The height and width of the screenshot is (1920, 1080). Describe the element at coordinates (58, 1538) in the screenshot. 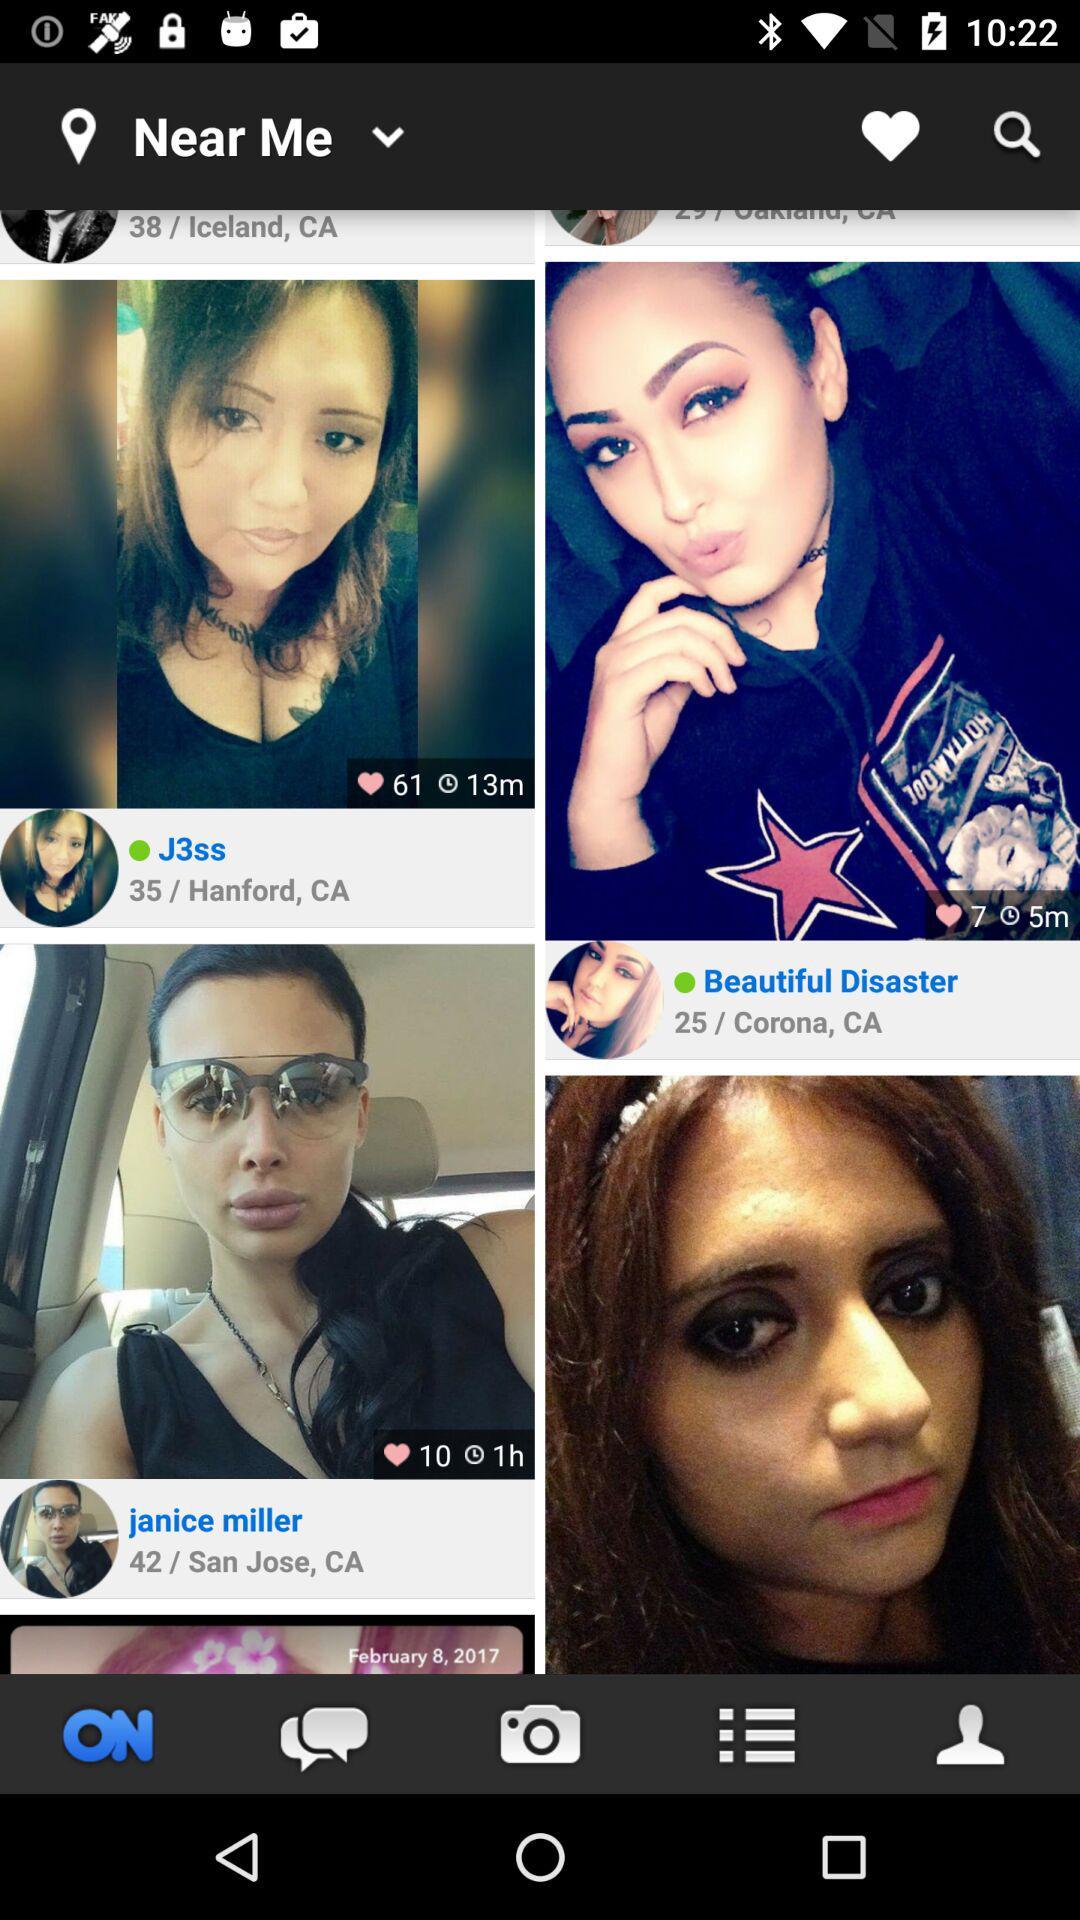

I see `open profile` at that location.